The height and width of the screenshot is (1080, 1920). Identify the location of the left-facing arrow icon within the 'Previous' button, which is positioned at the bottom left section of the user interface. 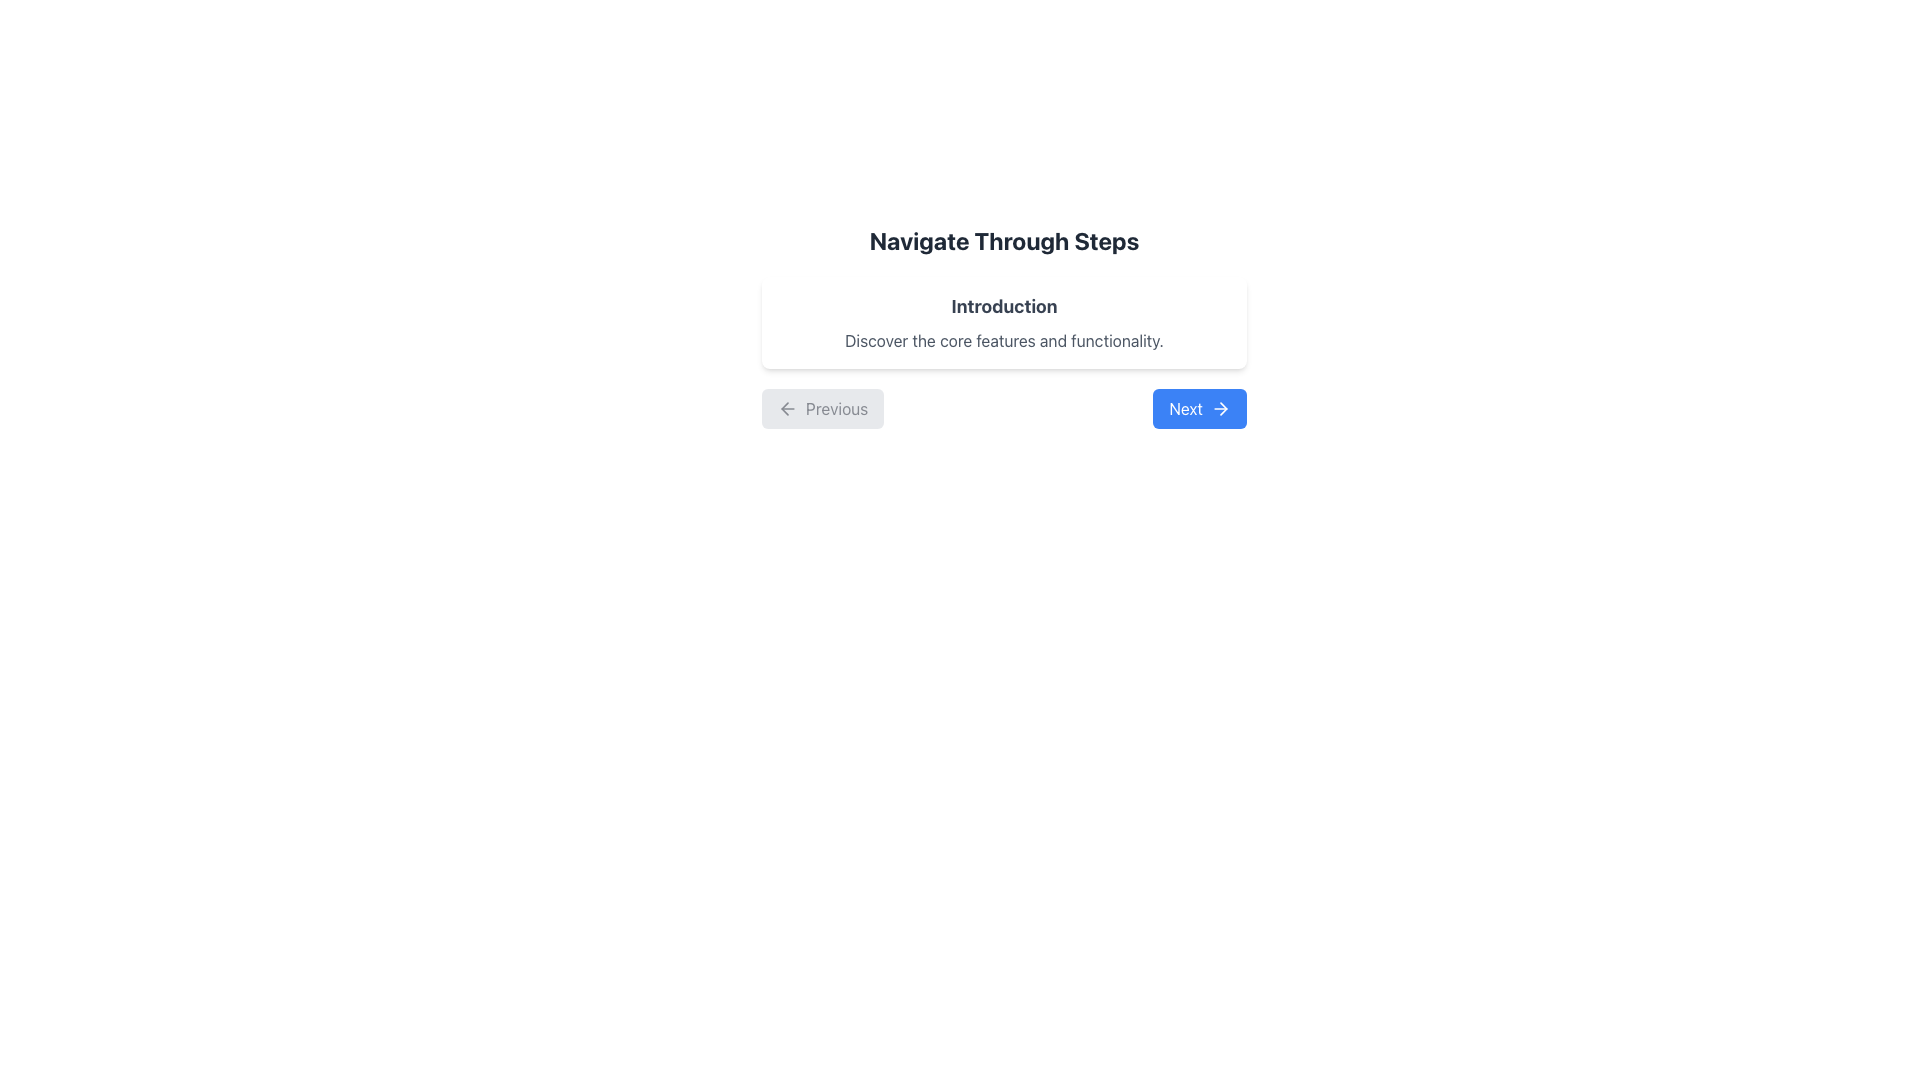
(786, 407).